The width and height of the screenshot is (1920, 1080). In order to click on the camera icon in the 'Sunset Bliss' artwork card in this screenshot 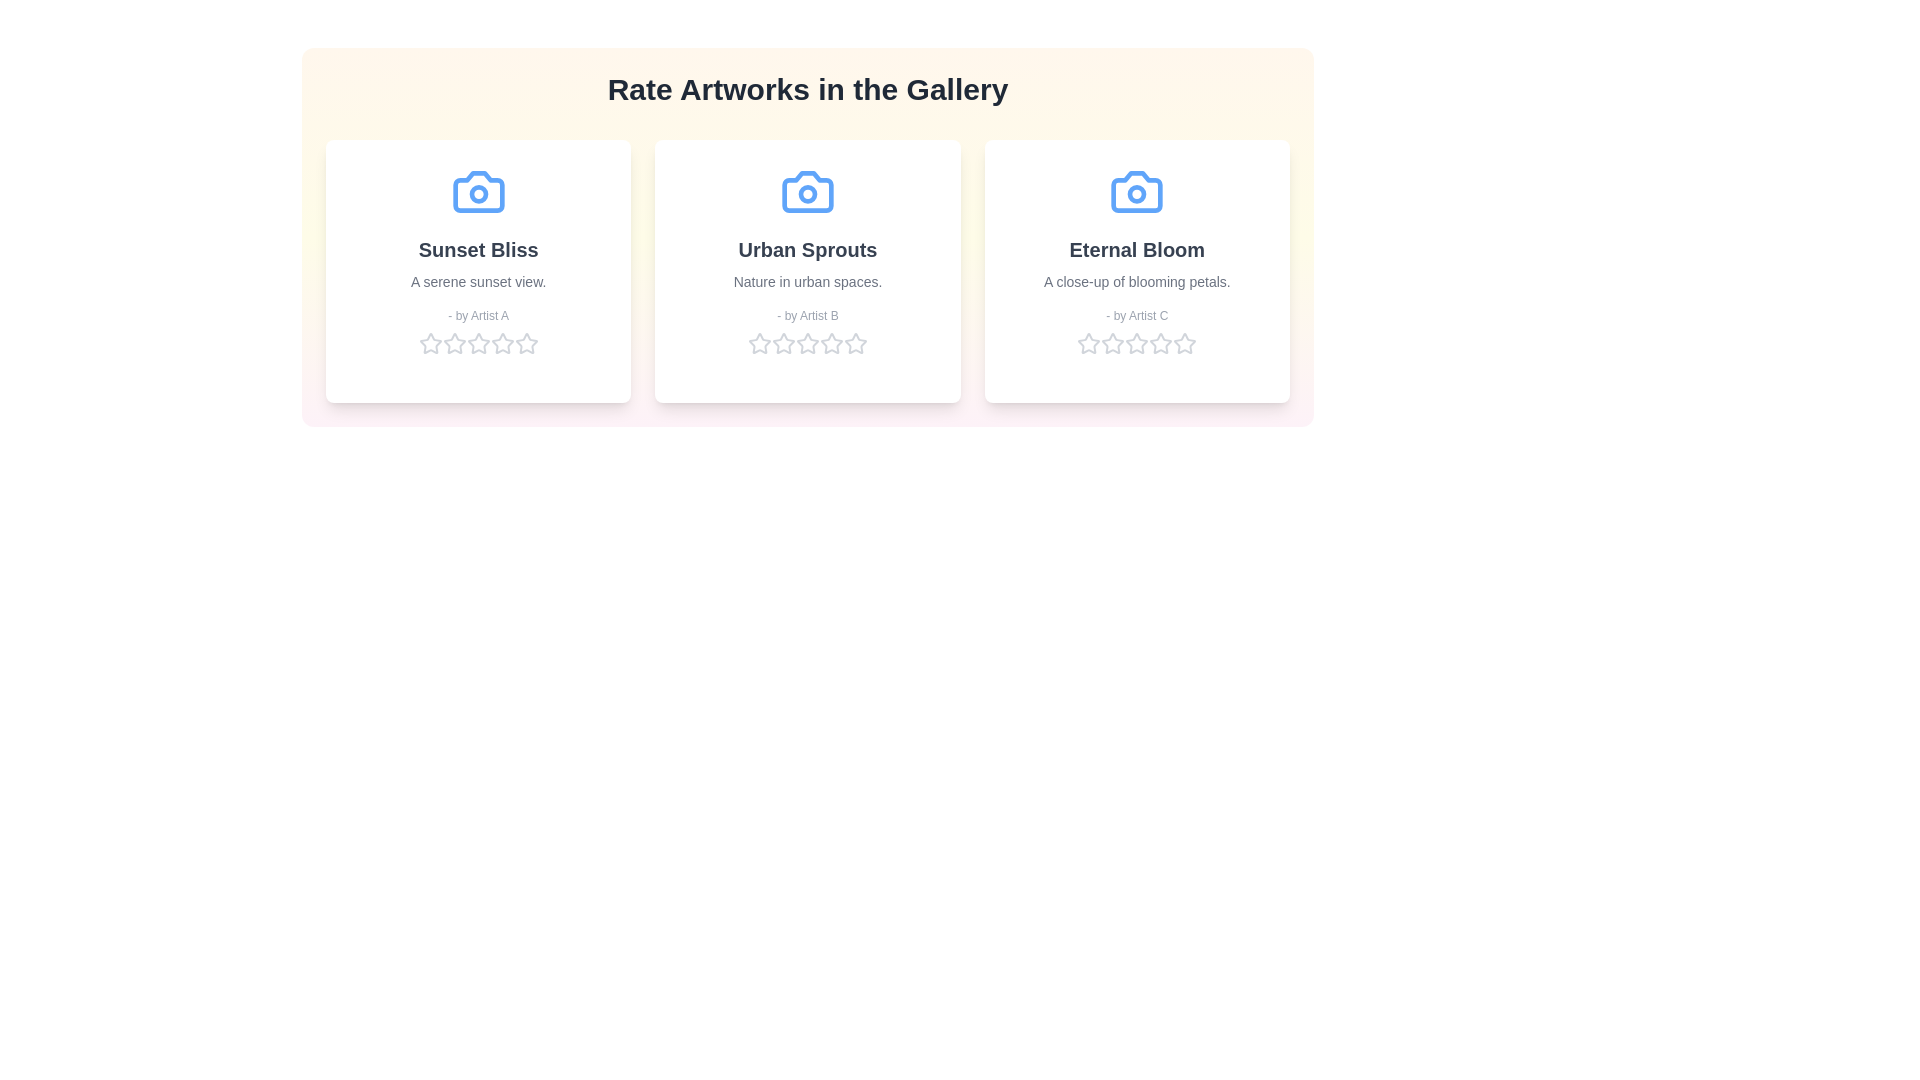, I will do `click(477, 192)`.